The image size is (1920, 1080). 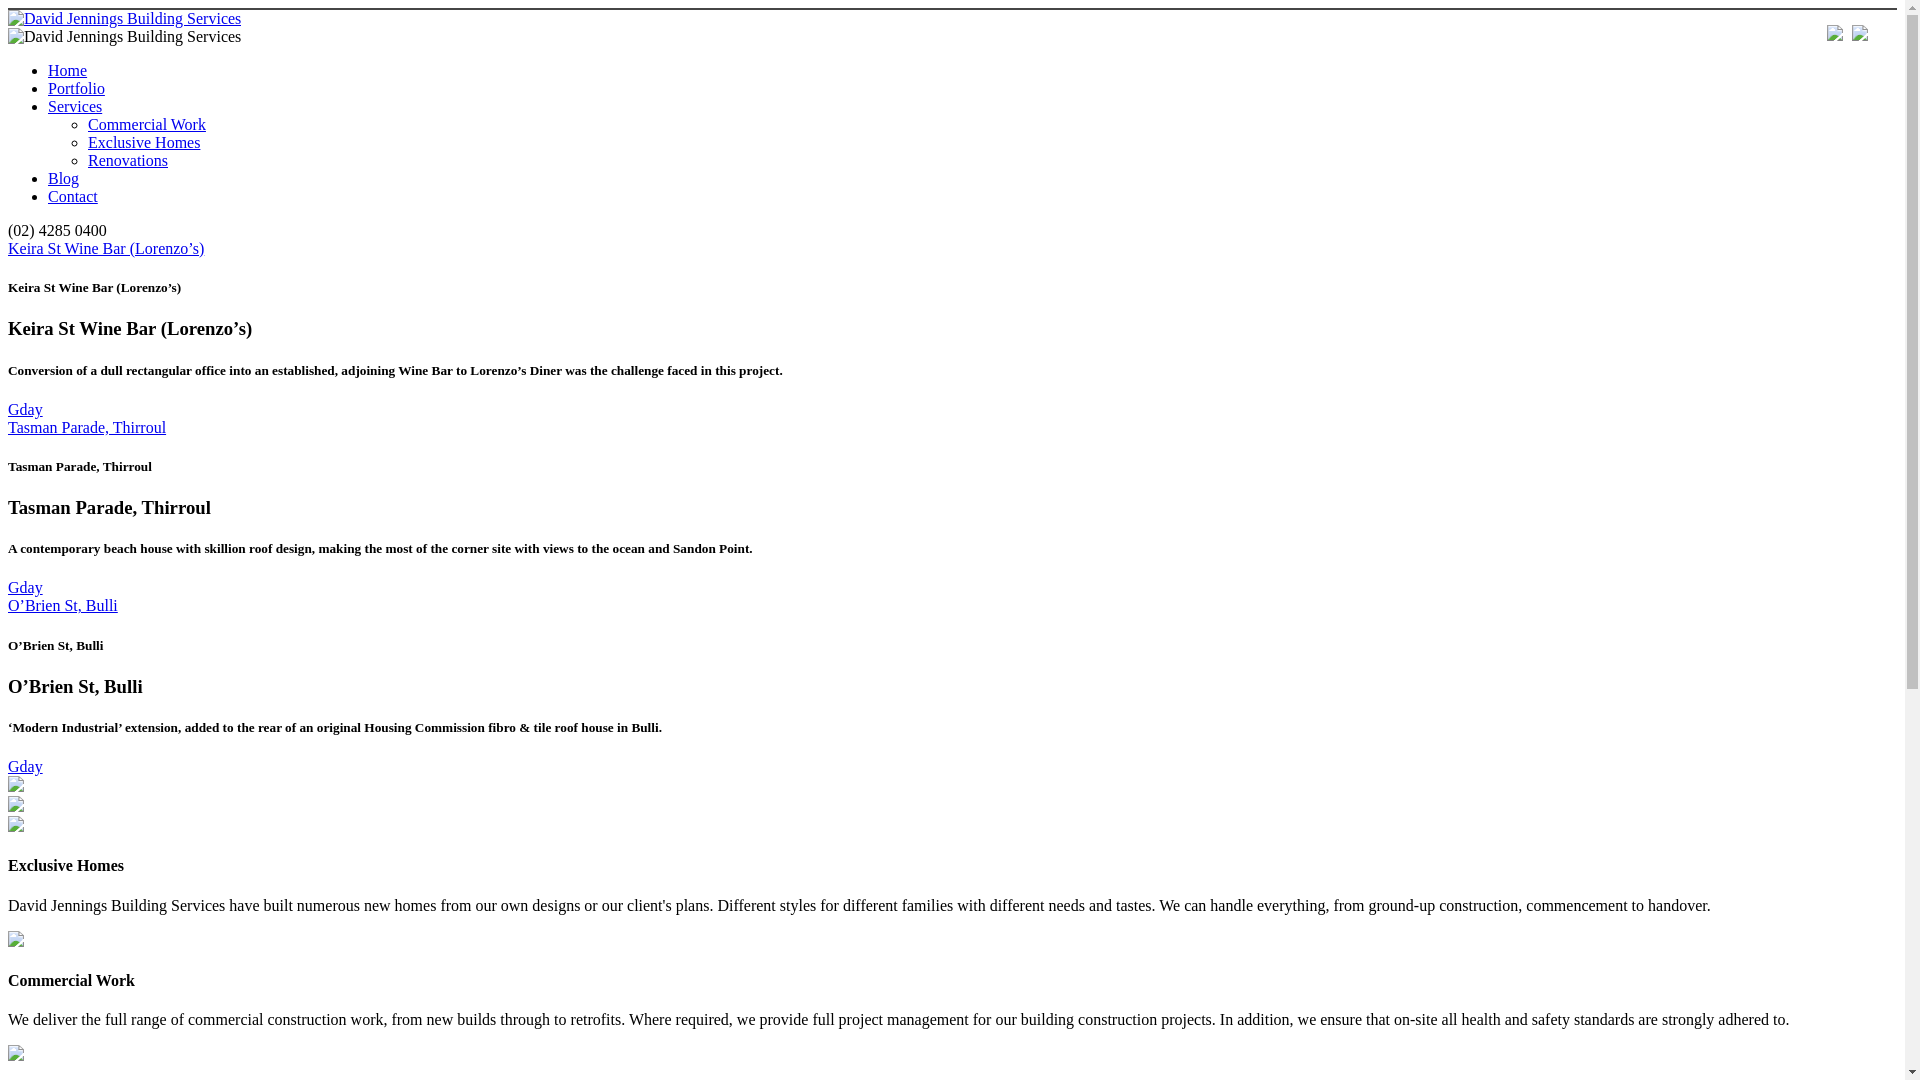 I want to click on 'Portfolio', so click(x=48, y=87).